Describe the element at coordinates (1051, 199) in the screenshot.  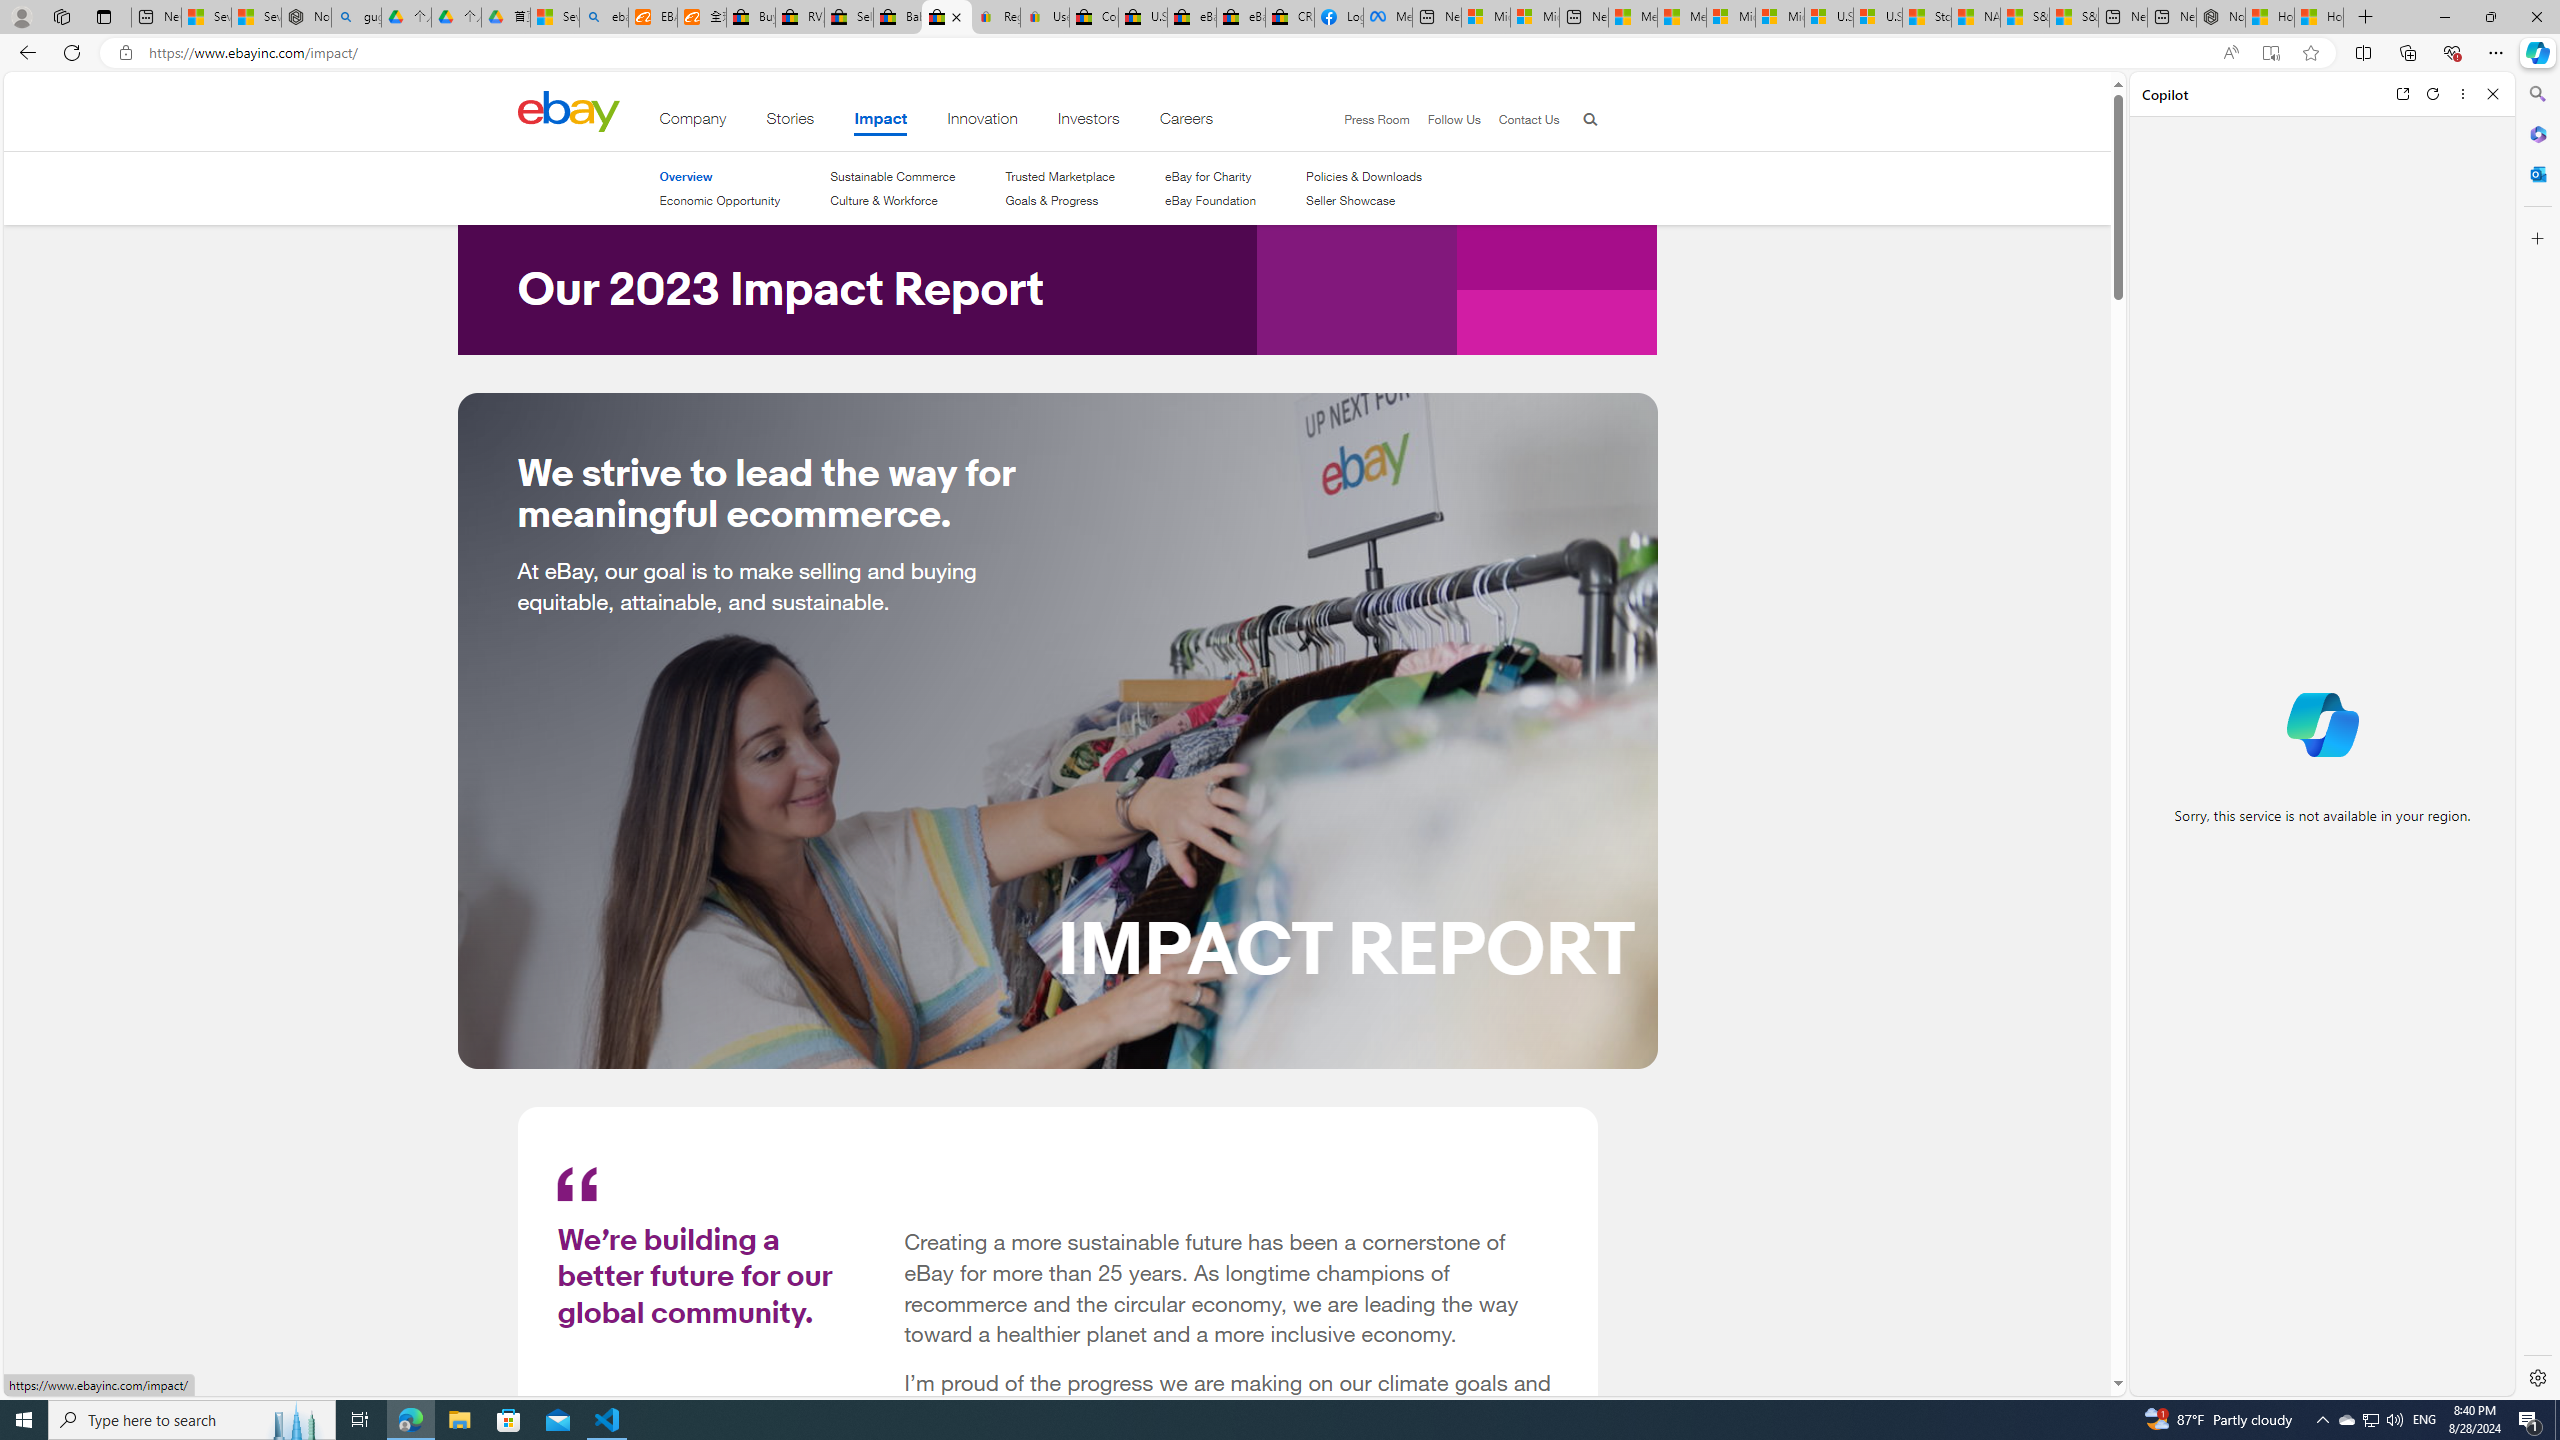
I see `'Goals & Progress'` at that location.